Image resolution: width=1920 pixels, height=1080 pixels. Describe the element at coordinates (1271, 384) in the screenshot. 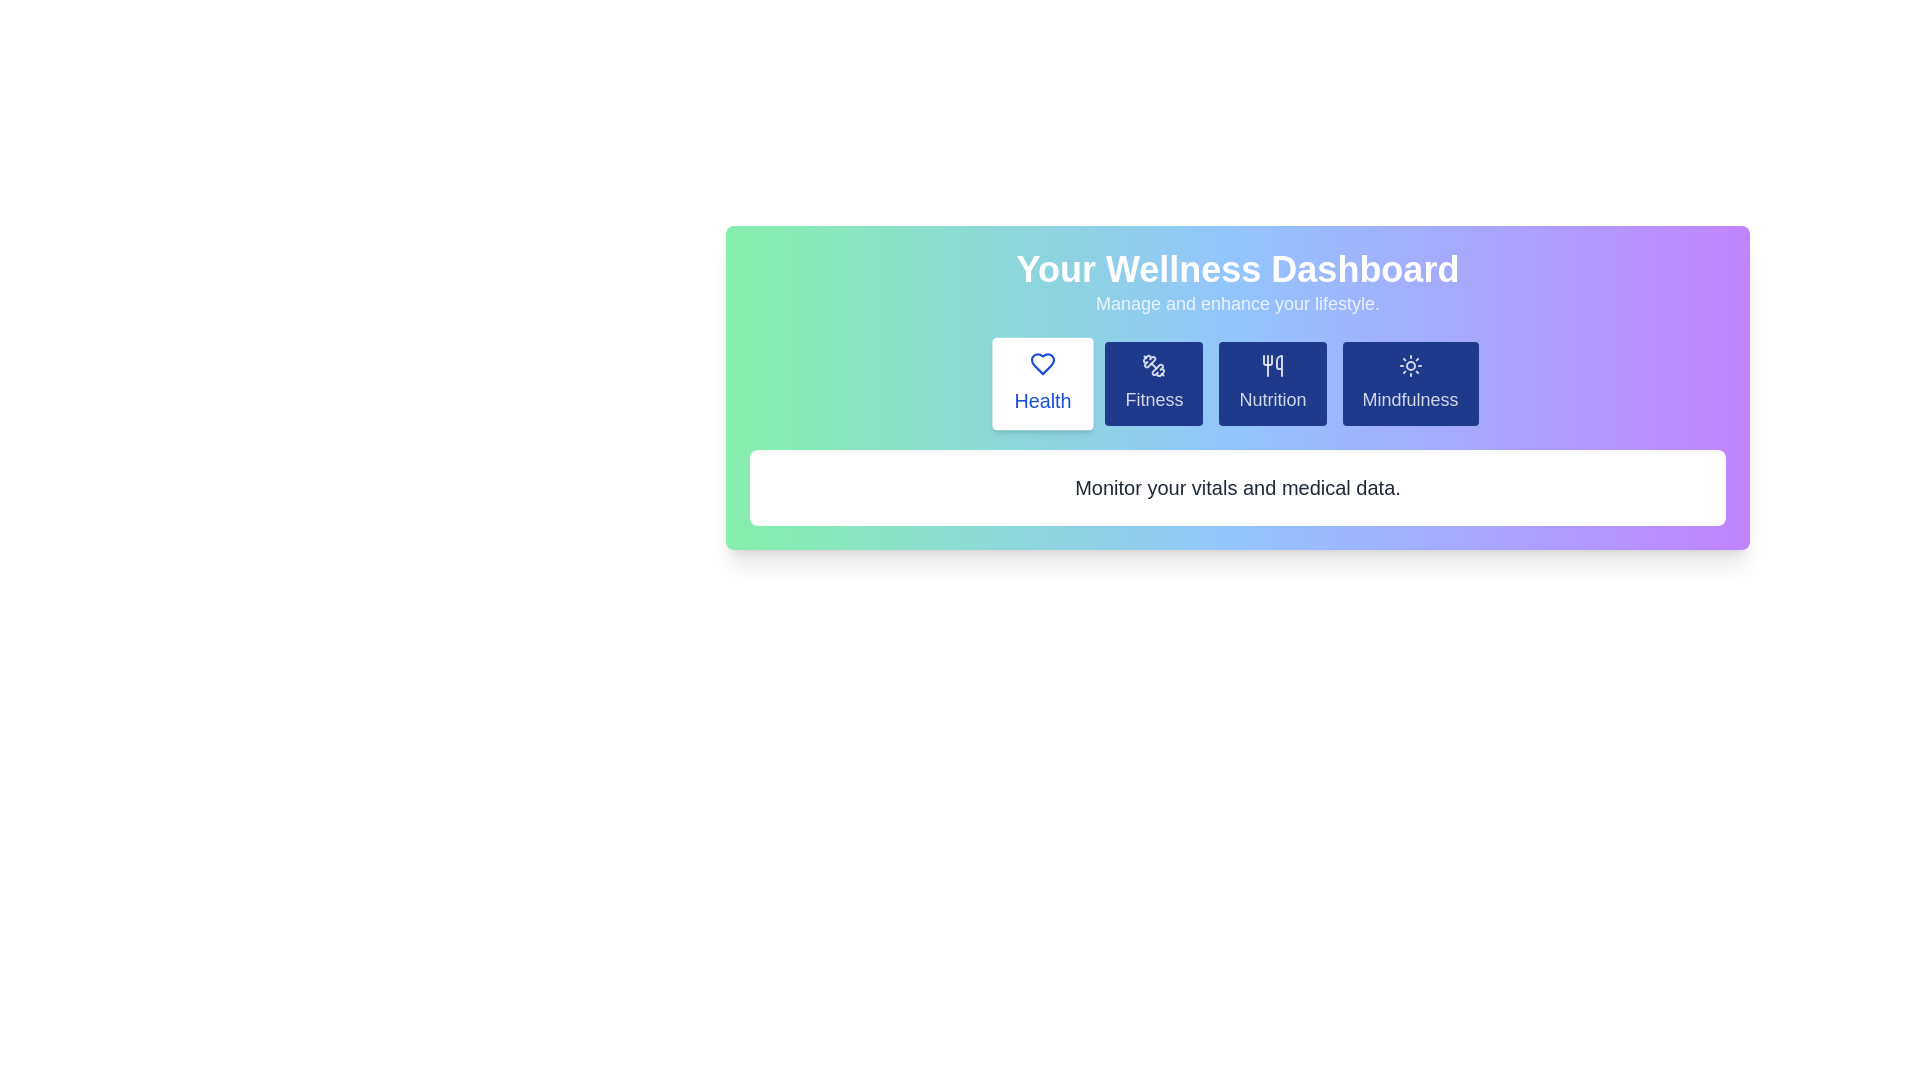

I see `the Nutrition tab to select its content` at that location.